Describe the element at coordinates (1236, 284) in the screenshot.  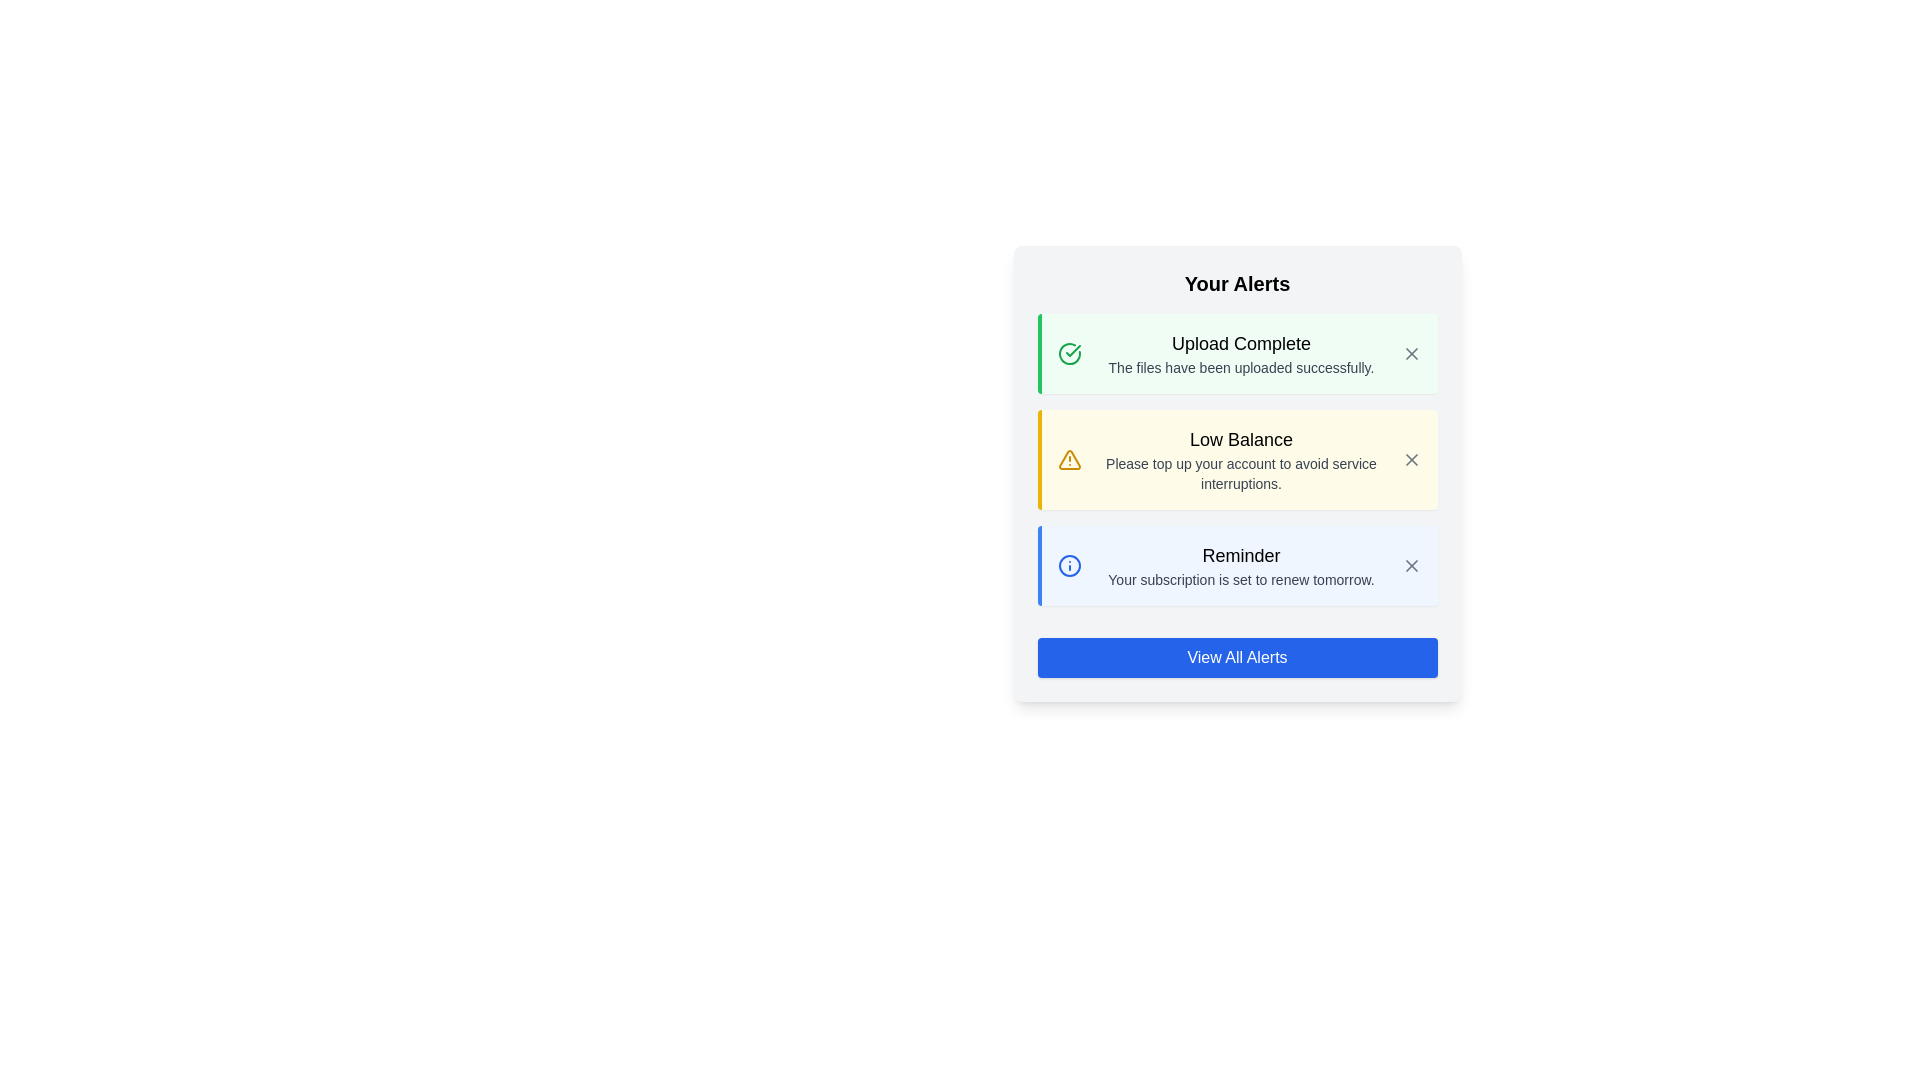
I see `the bold, large-font static text heading displaying 'Your Alerts' at the top of the notification card` at that location.